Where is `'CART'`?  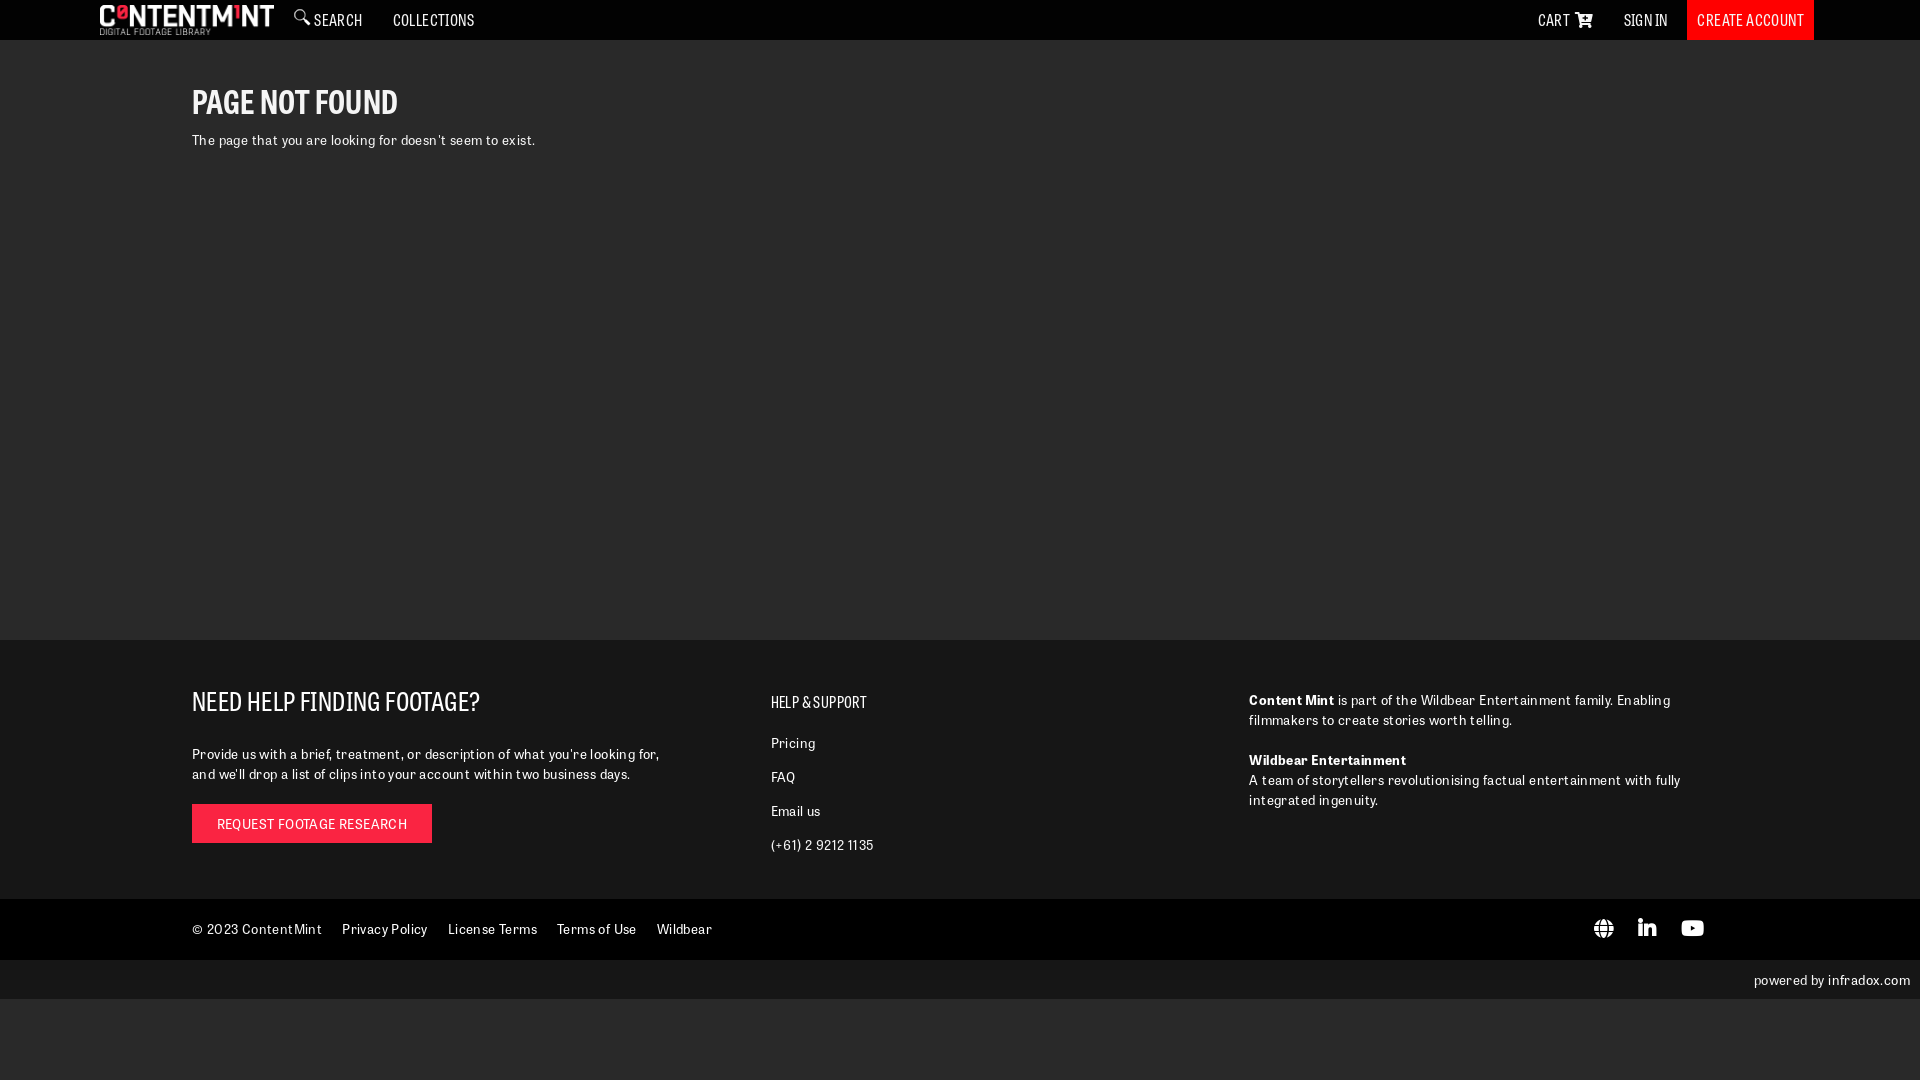
'CART' is located at coordinates (1564, 19).